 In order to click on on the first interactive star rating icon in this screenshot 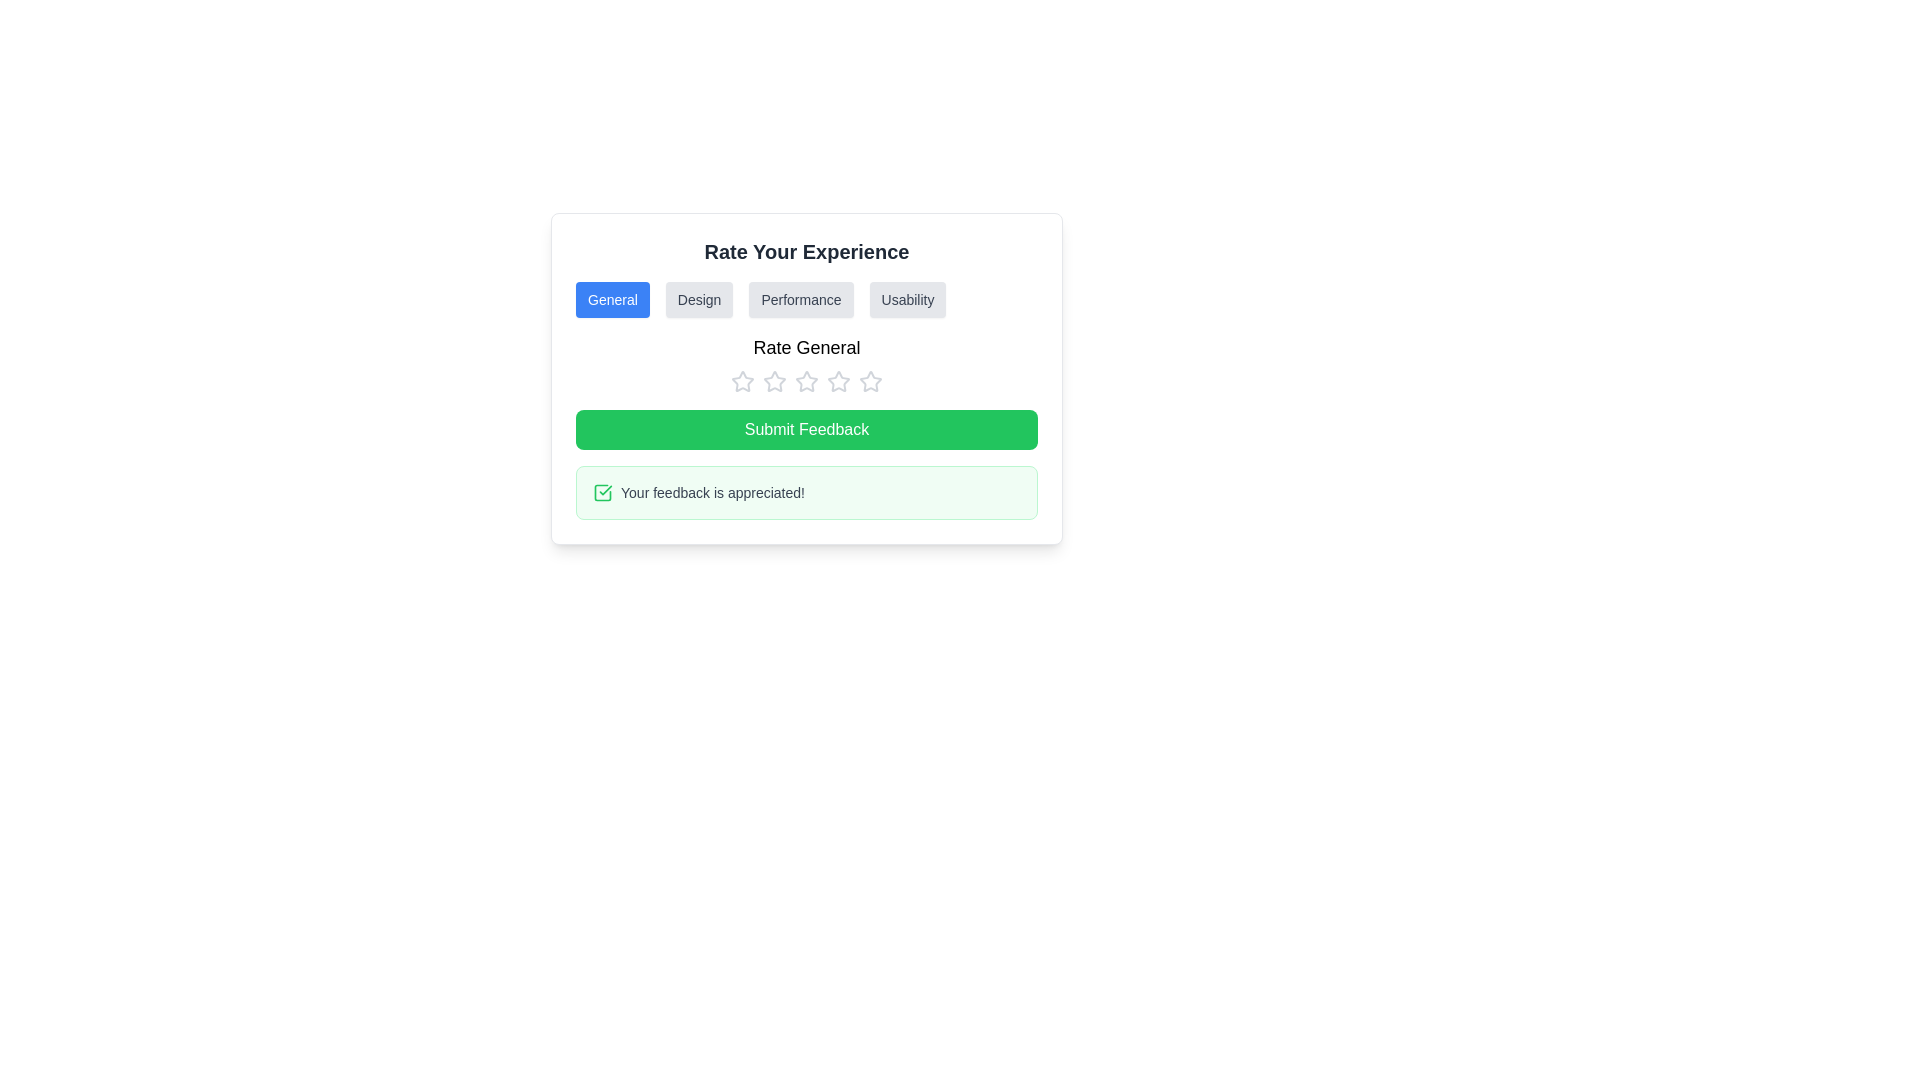, I will do `click(742, 381)`.